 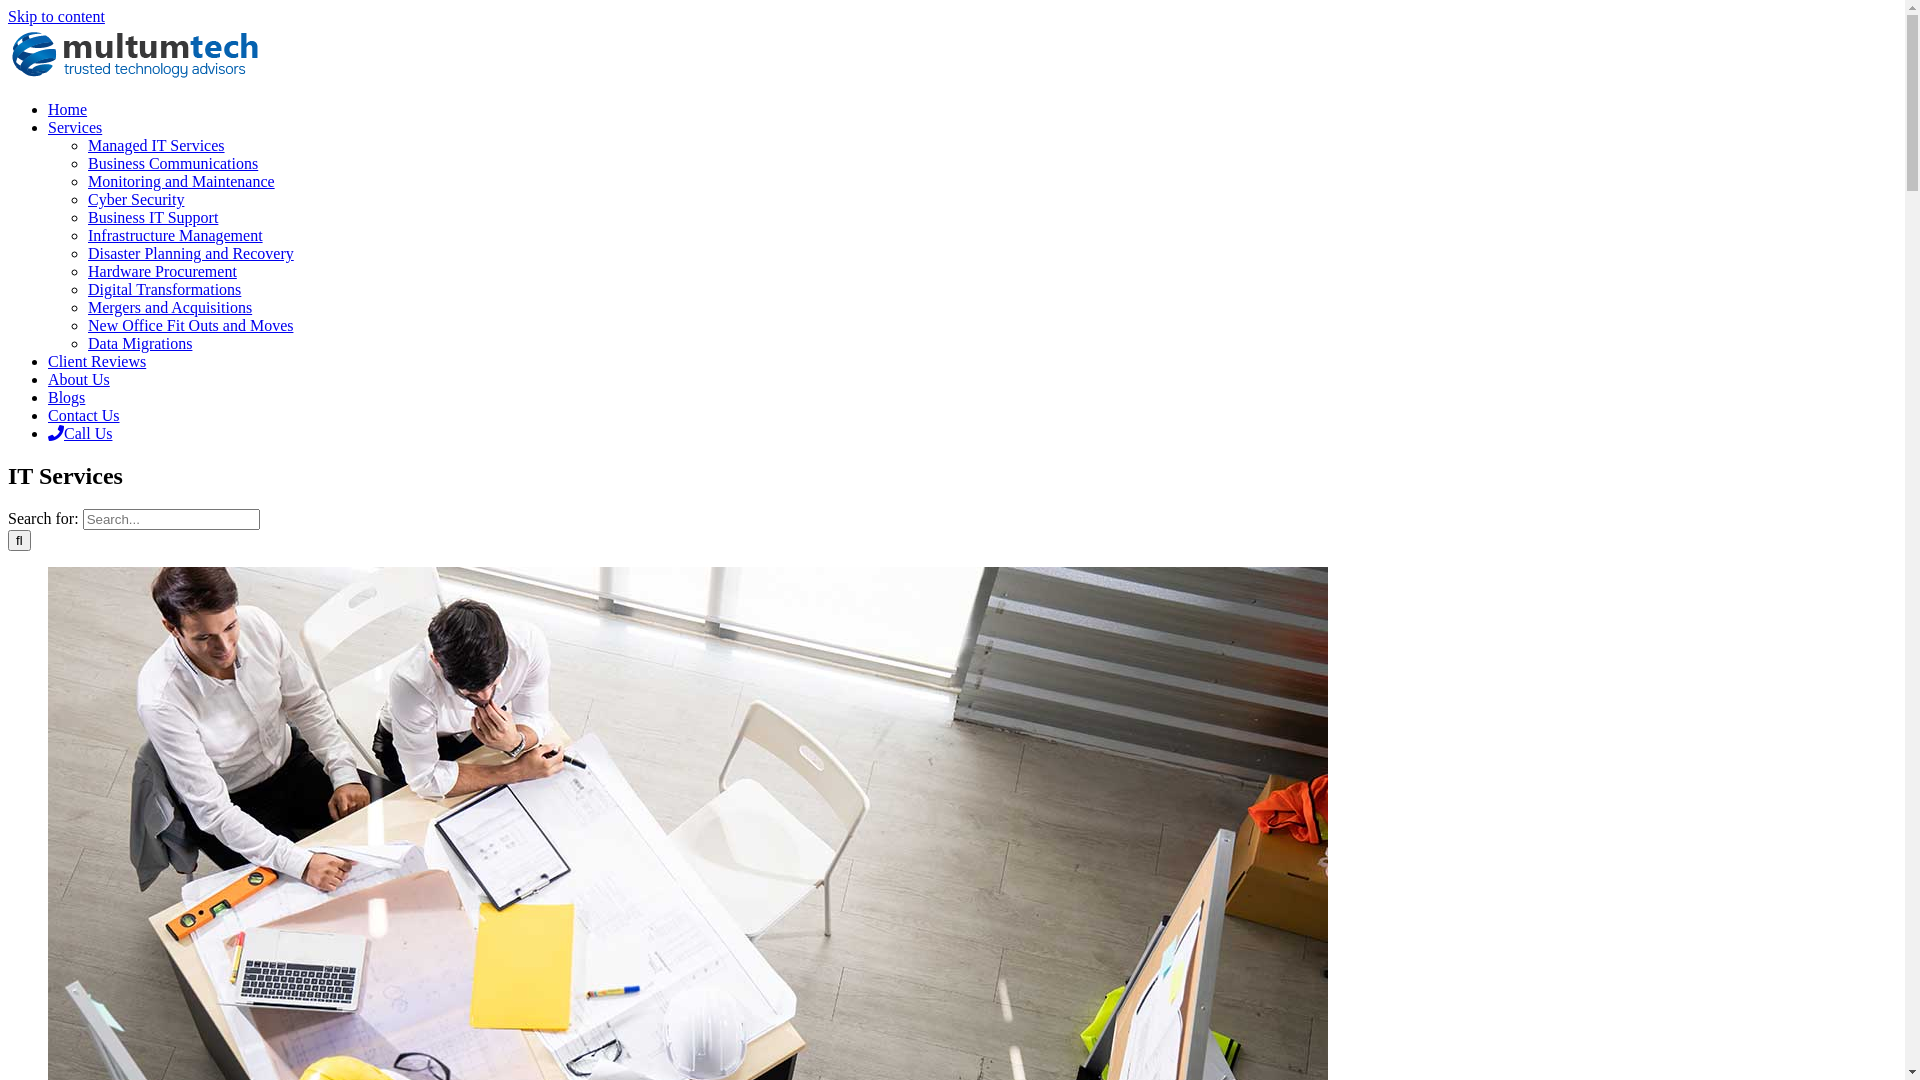 I want to click on 'Mergers and Acquisitions', so click(x=169, y=307).